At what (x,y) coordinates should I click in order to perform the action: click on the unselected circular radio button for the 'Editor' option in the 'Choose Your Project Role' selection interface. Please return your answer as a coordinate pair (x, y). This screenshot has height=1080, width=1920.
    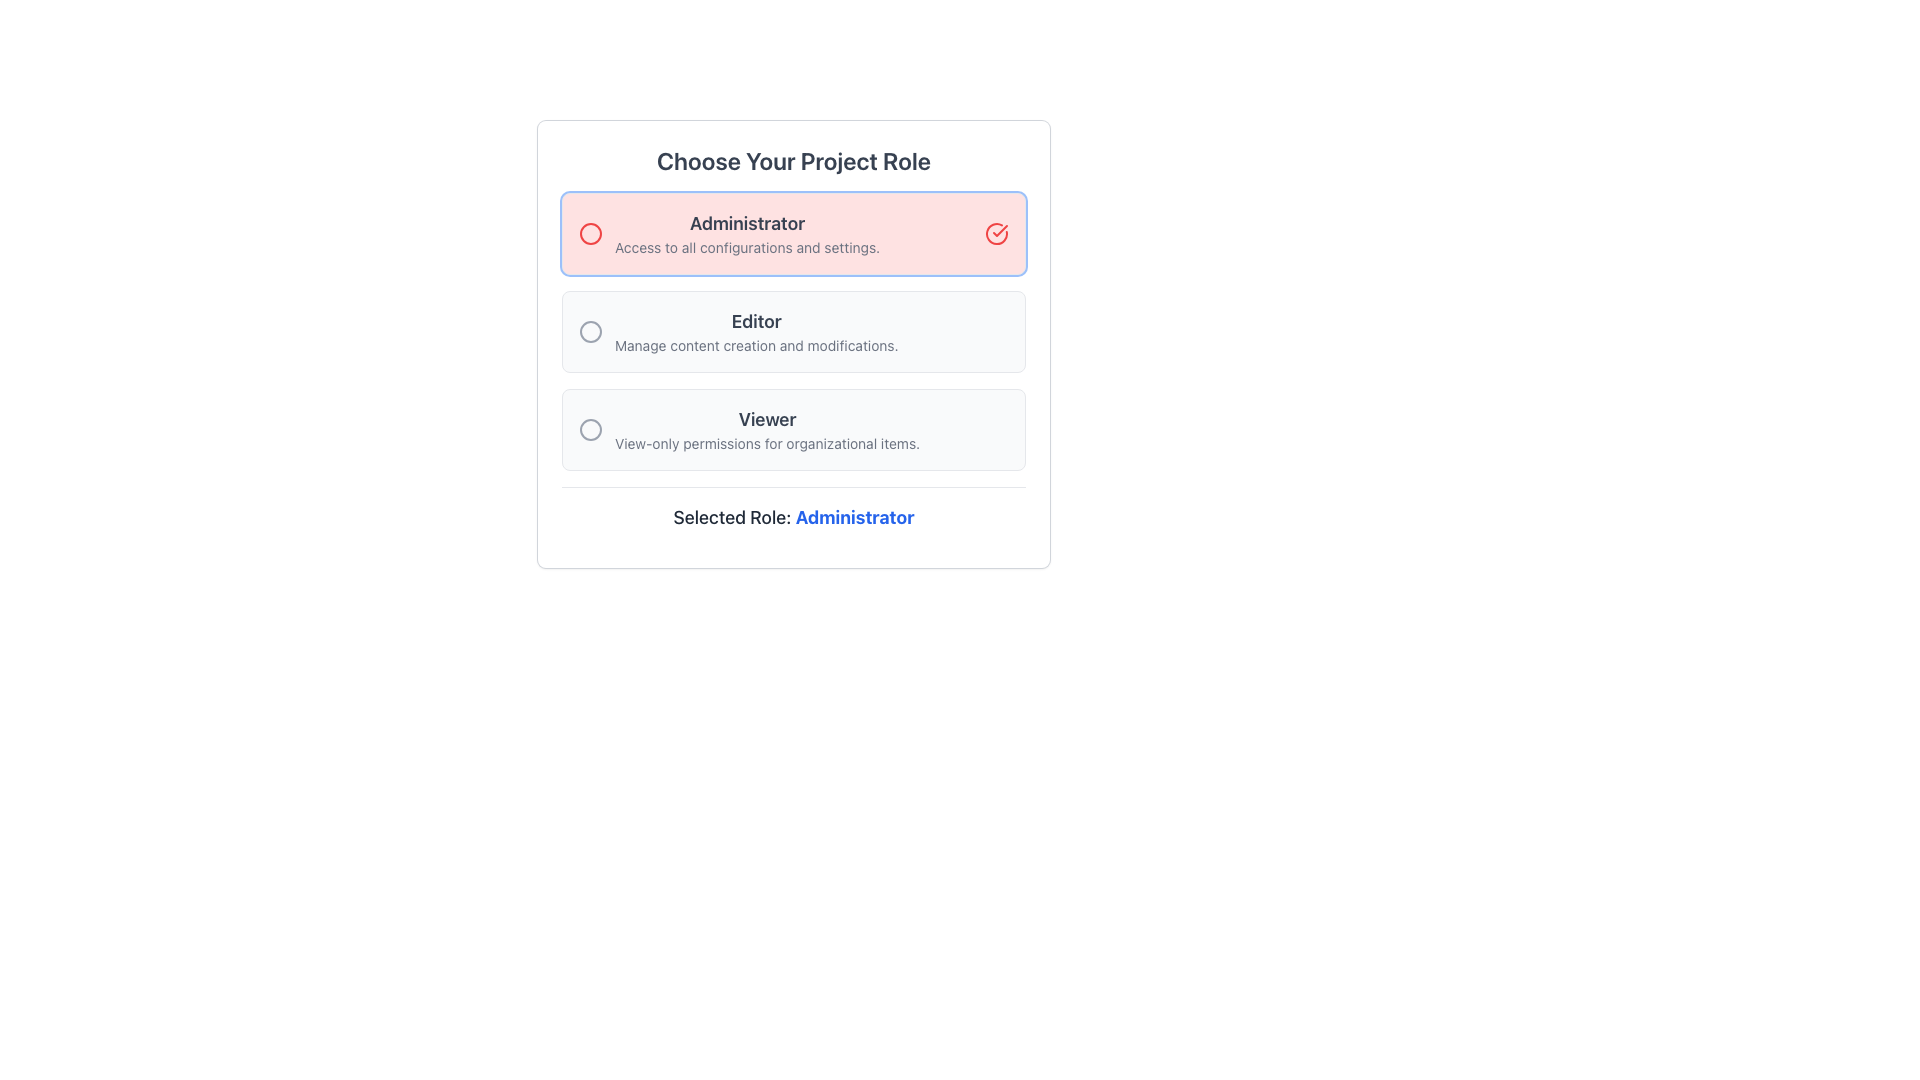
    Looking at the image, I should click on (589, 330).